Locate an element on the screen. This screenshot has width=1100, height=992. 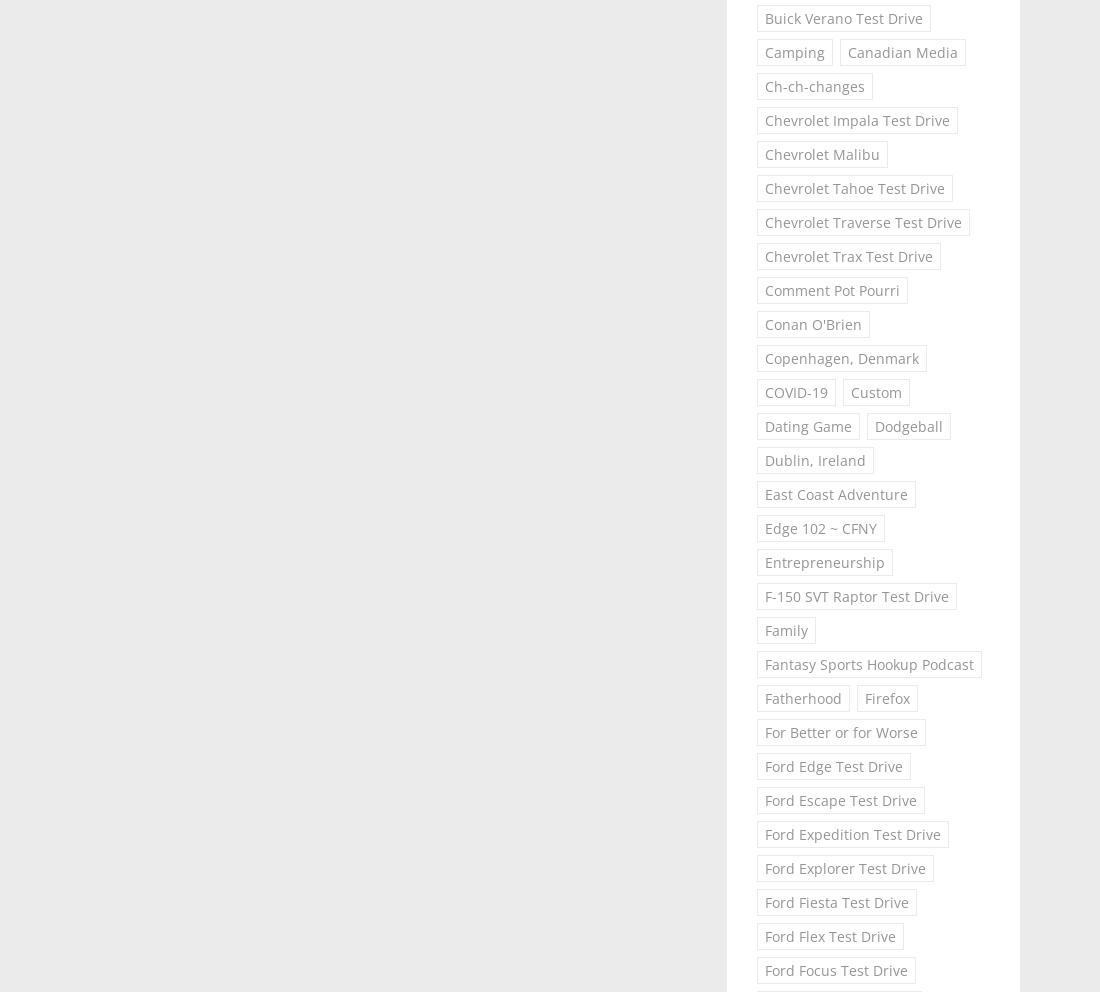
'East Coast Adventure' is located at coordinates (834, 494).